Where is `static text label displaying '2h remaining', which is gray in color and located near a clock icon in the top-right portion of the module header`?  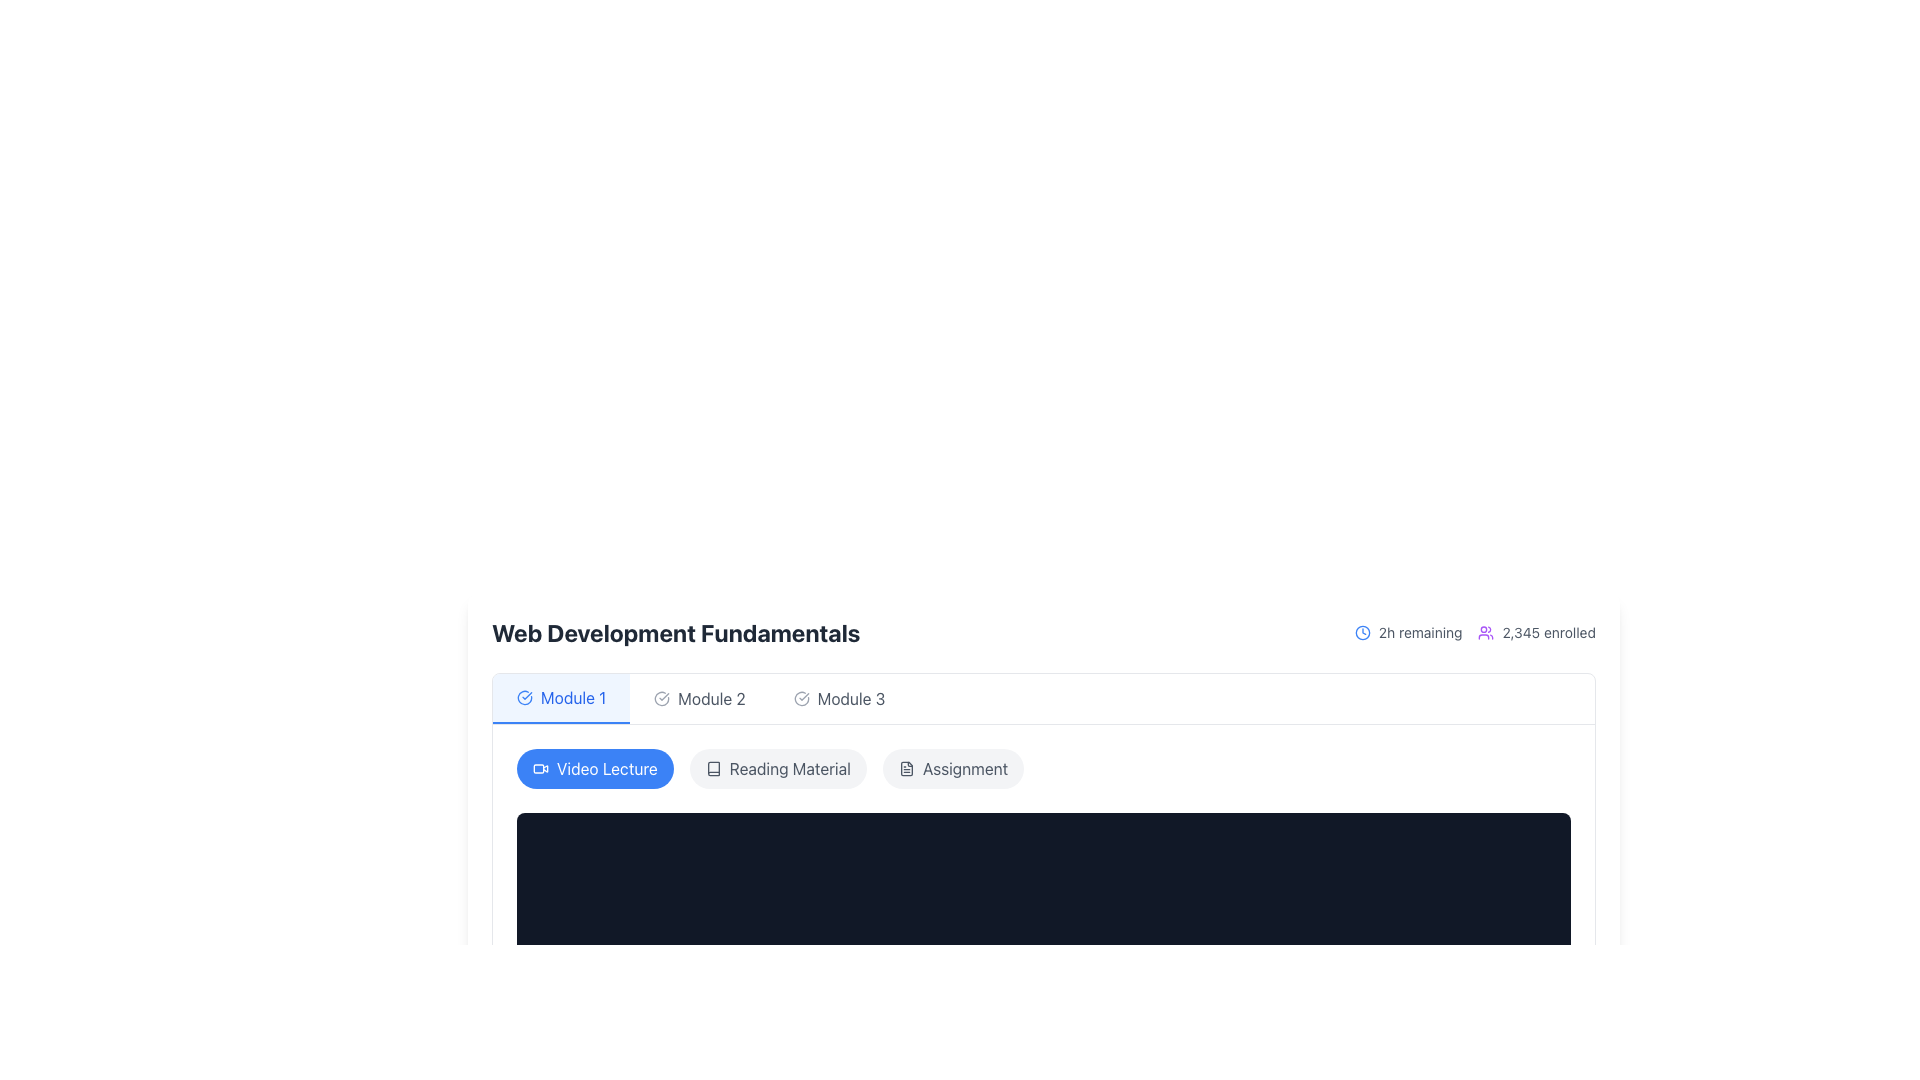
static text label displaying '2h remaining', which is gray in color and located near a clock icon in the top-right portion of the module header is located at coordinates (1419, 632).